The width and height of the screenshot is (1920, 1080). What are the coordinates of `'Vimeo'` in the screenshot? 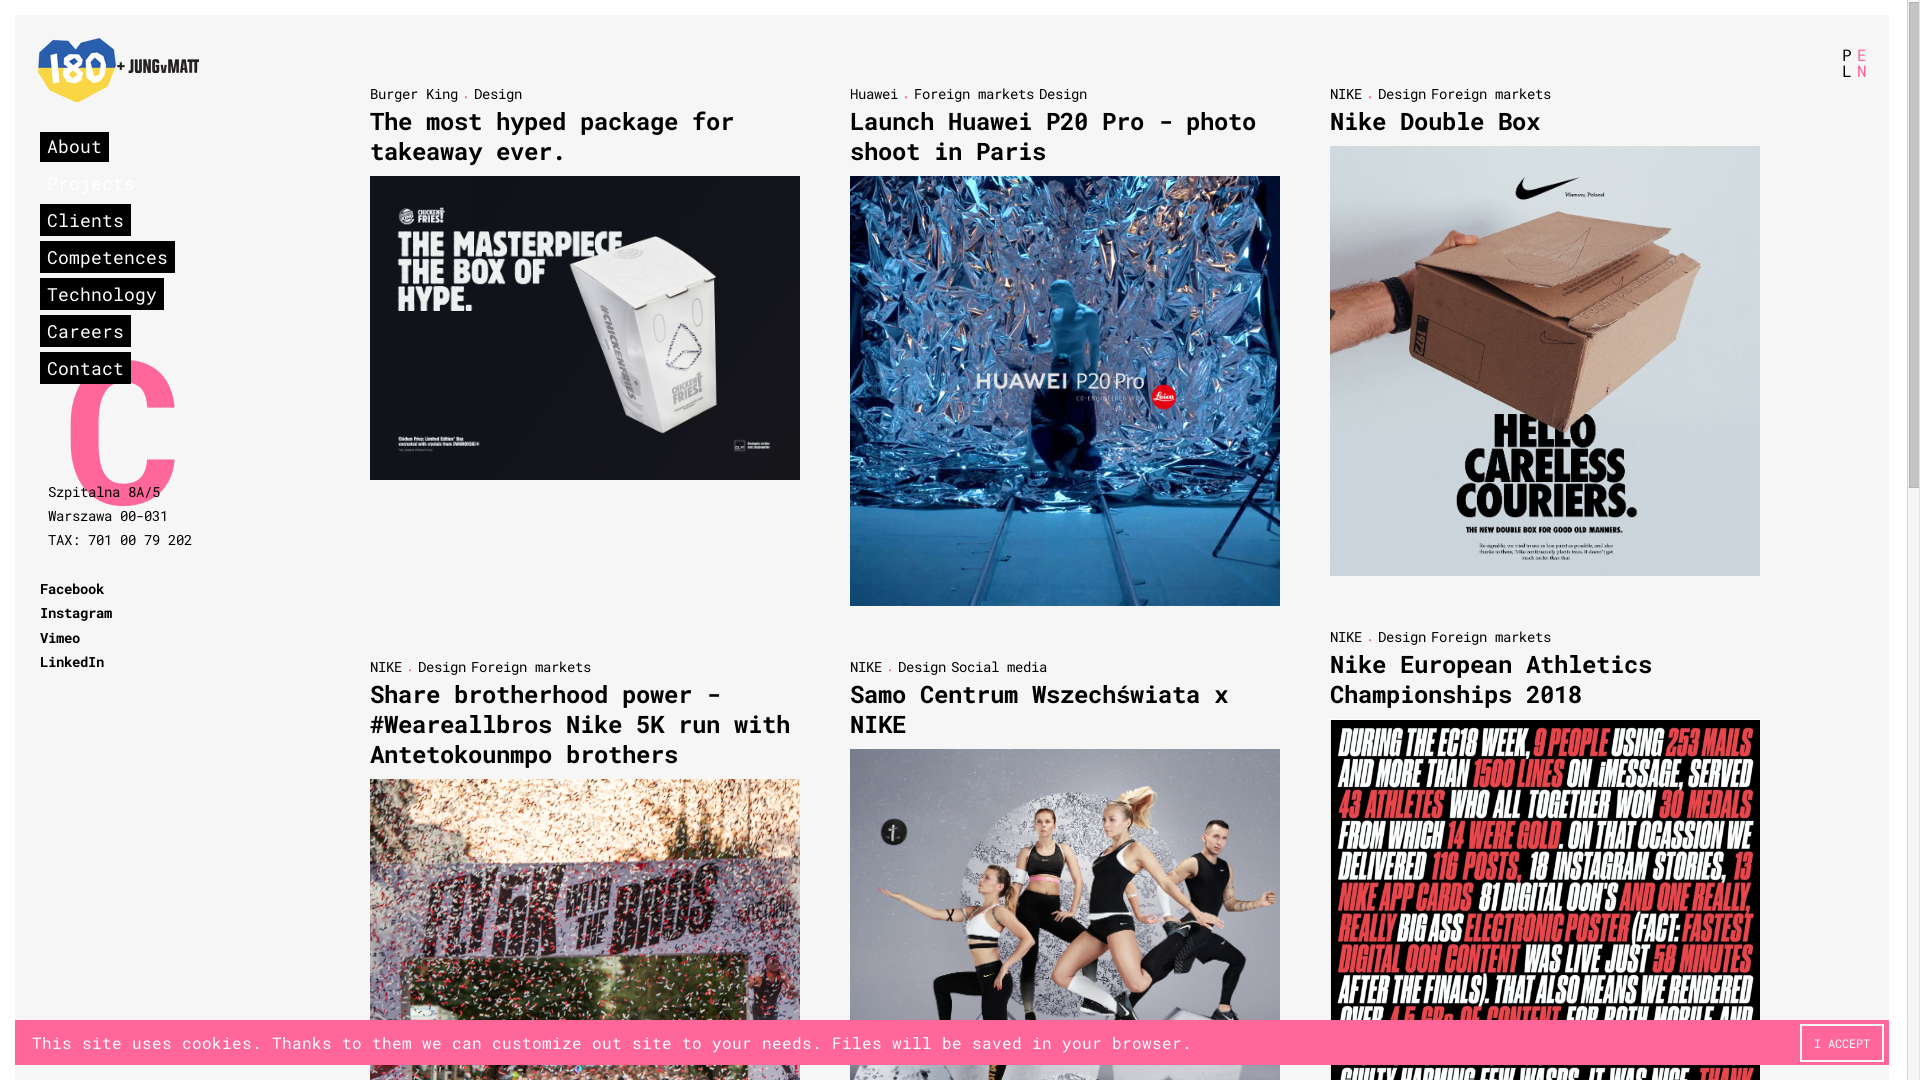 It's located at (59, 639).